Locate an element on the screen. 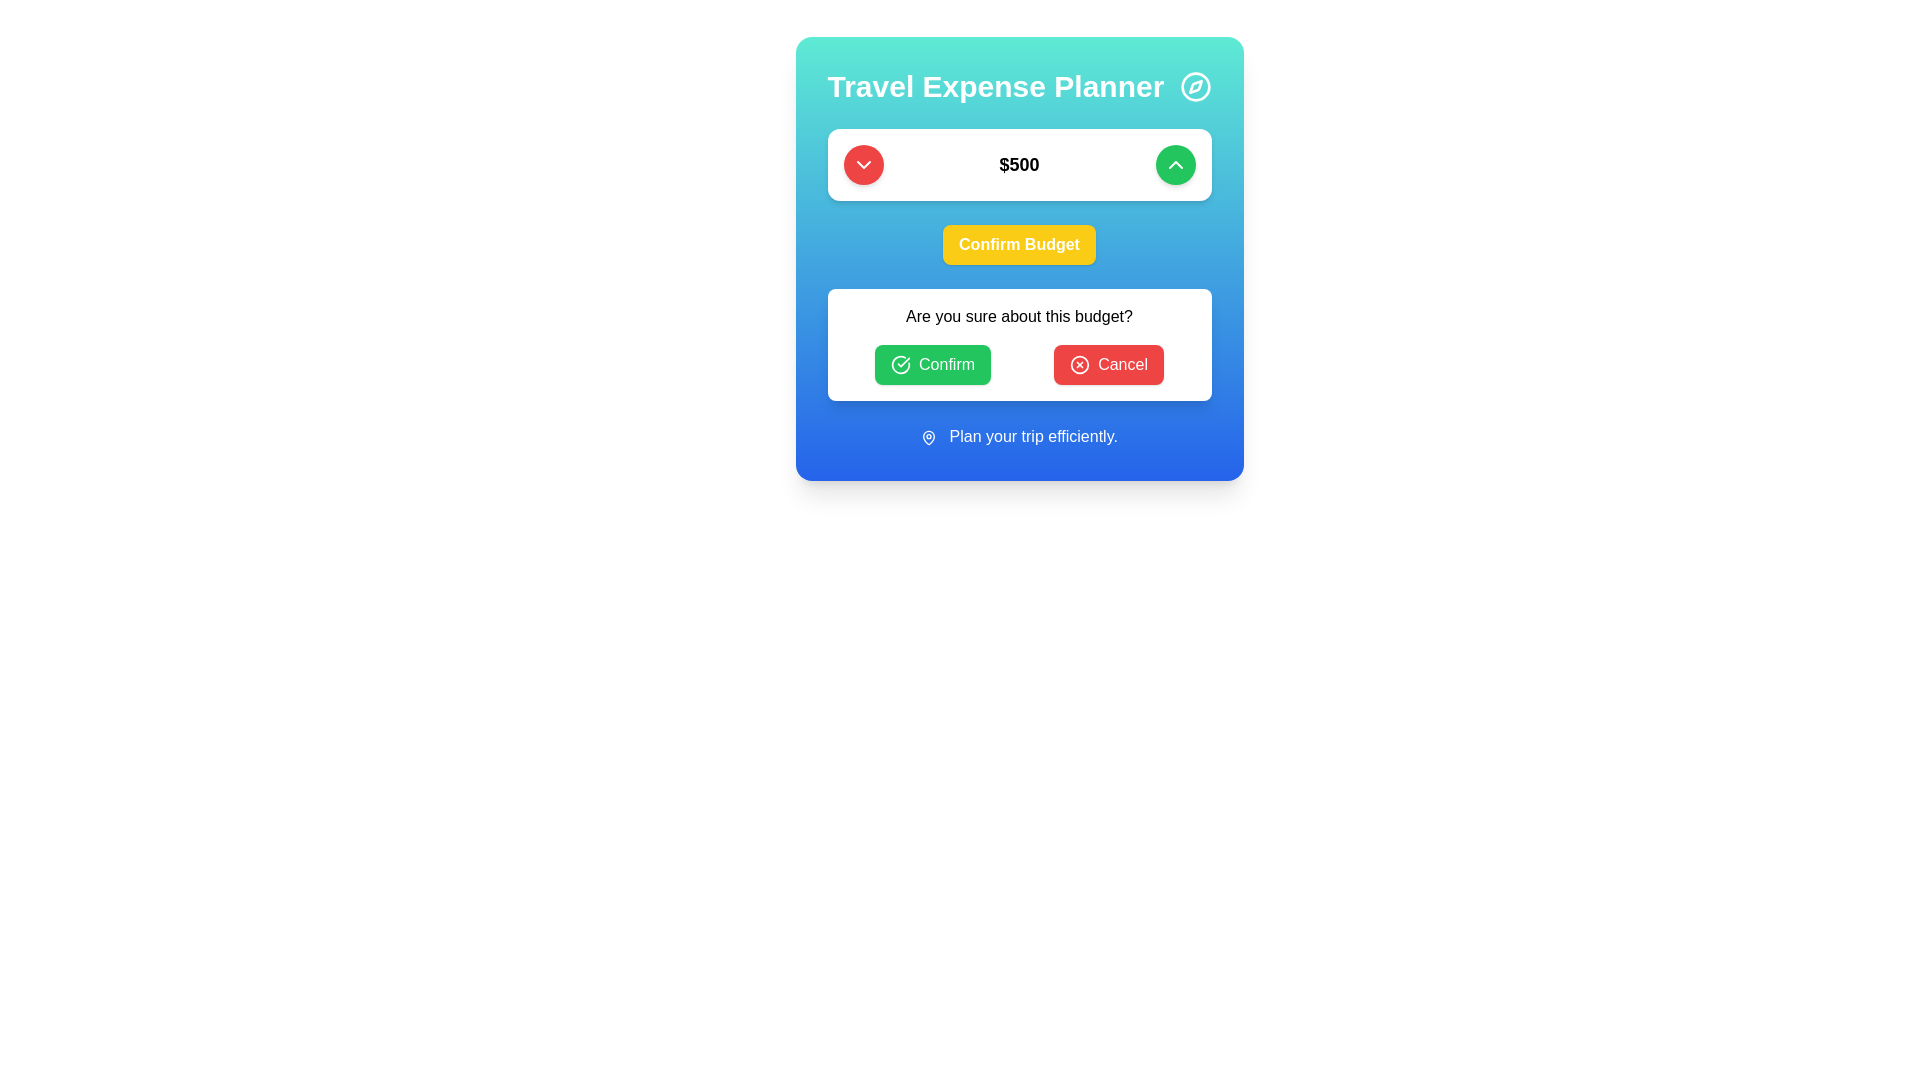 The width and height of the screenshot is (1920, 1080). the confirmation icon within the 'Confirm' button, which indicates user approval for the action, located below the text 'Are you sure about this budget?' is located at coordinates (900, 365).